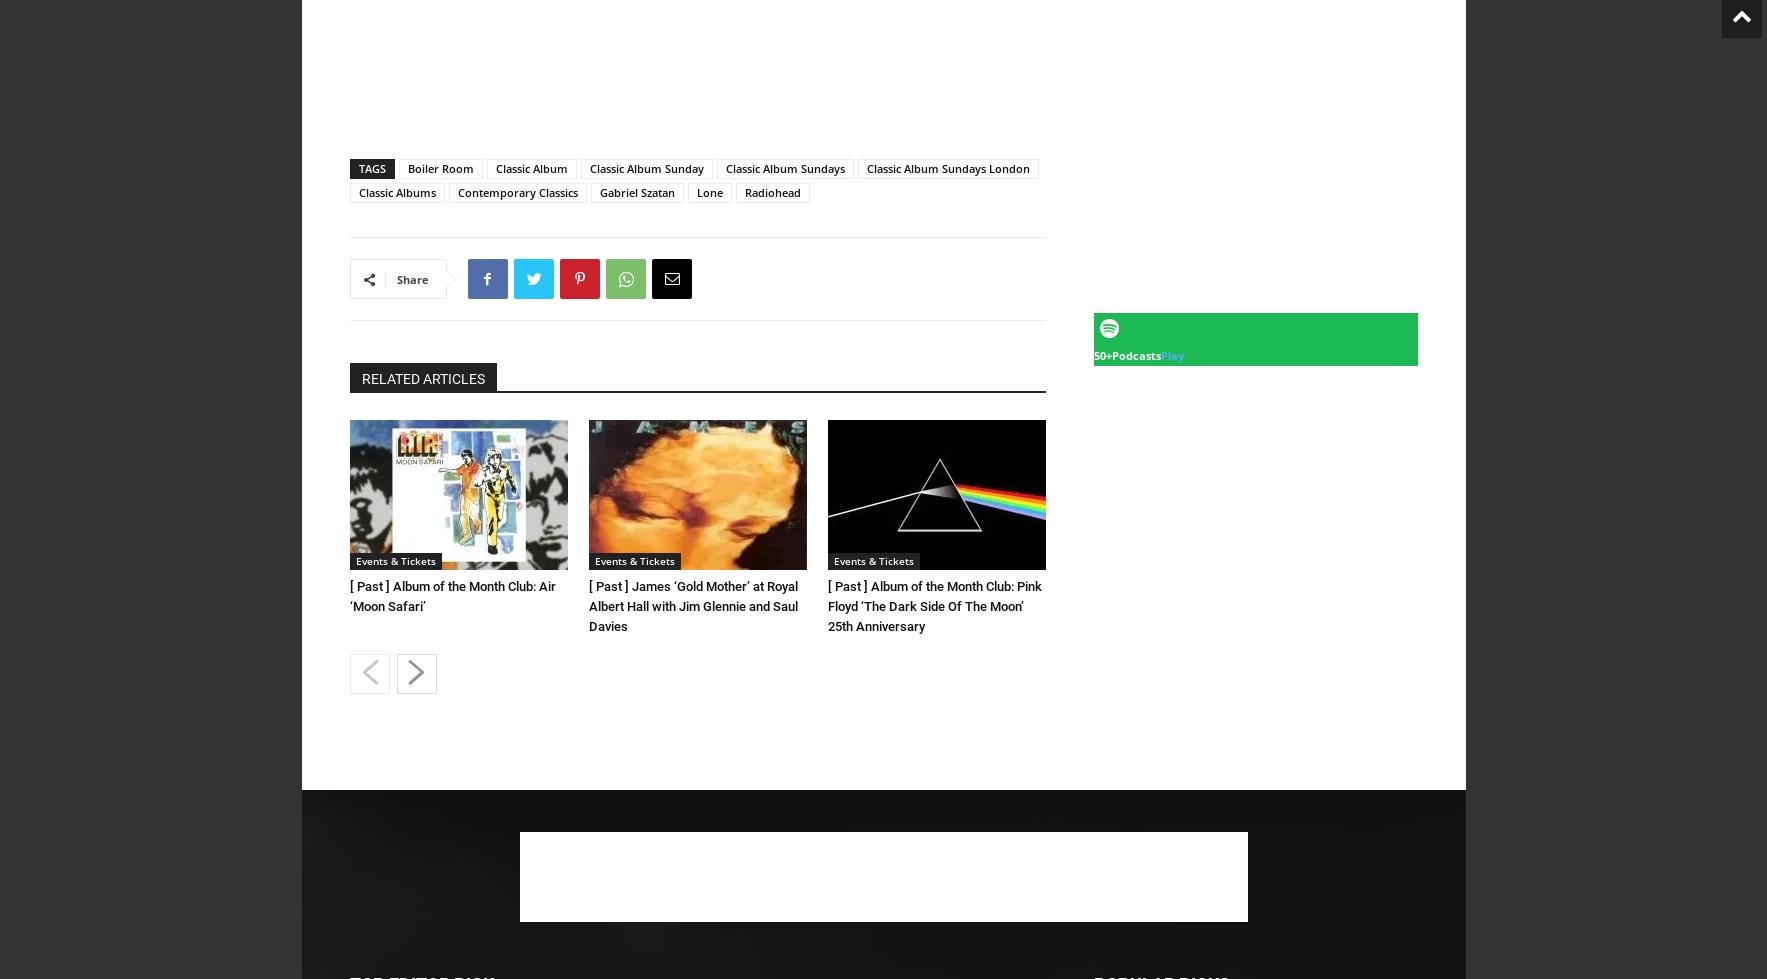 The image size is (1767, 979). What do you see at coordinates (771, 192) in the screenshot?
I see `'Radiohead'` at bounding box center [771, 192].